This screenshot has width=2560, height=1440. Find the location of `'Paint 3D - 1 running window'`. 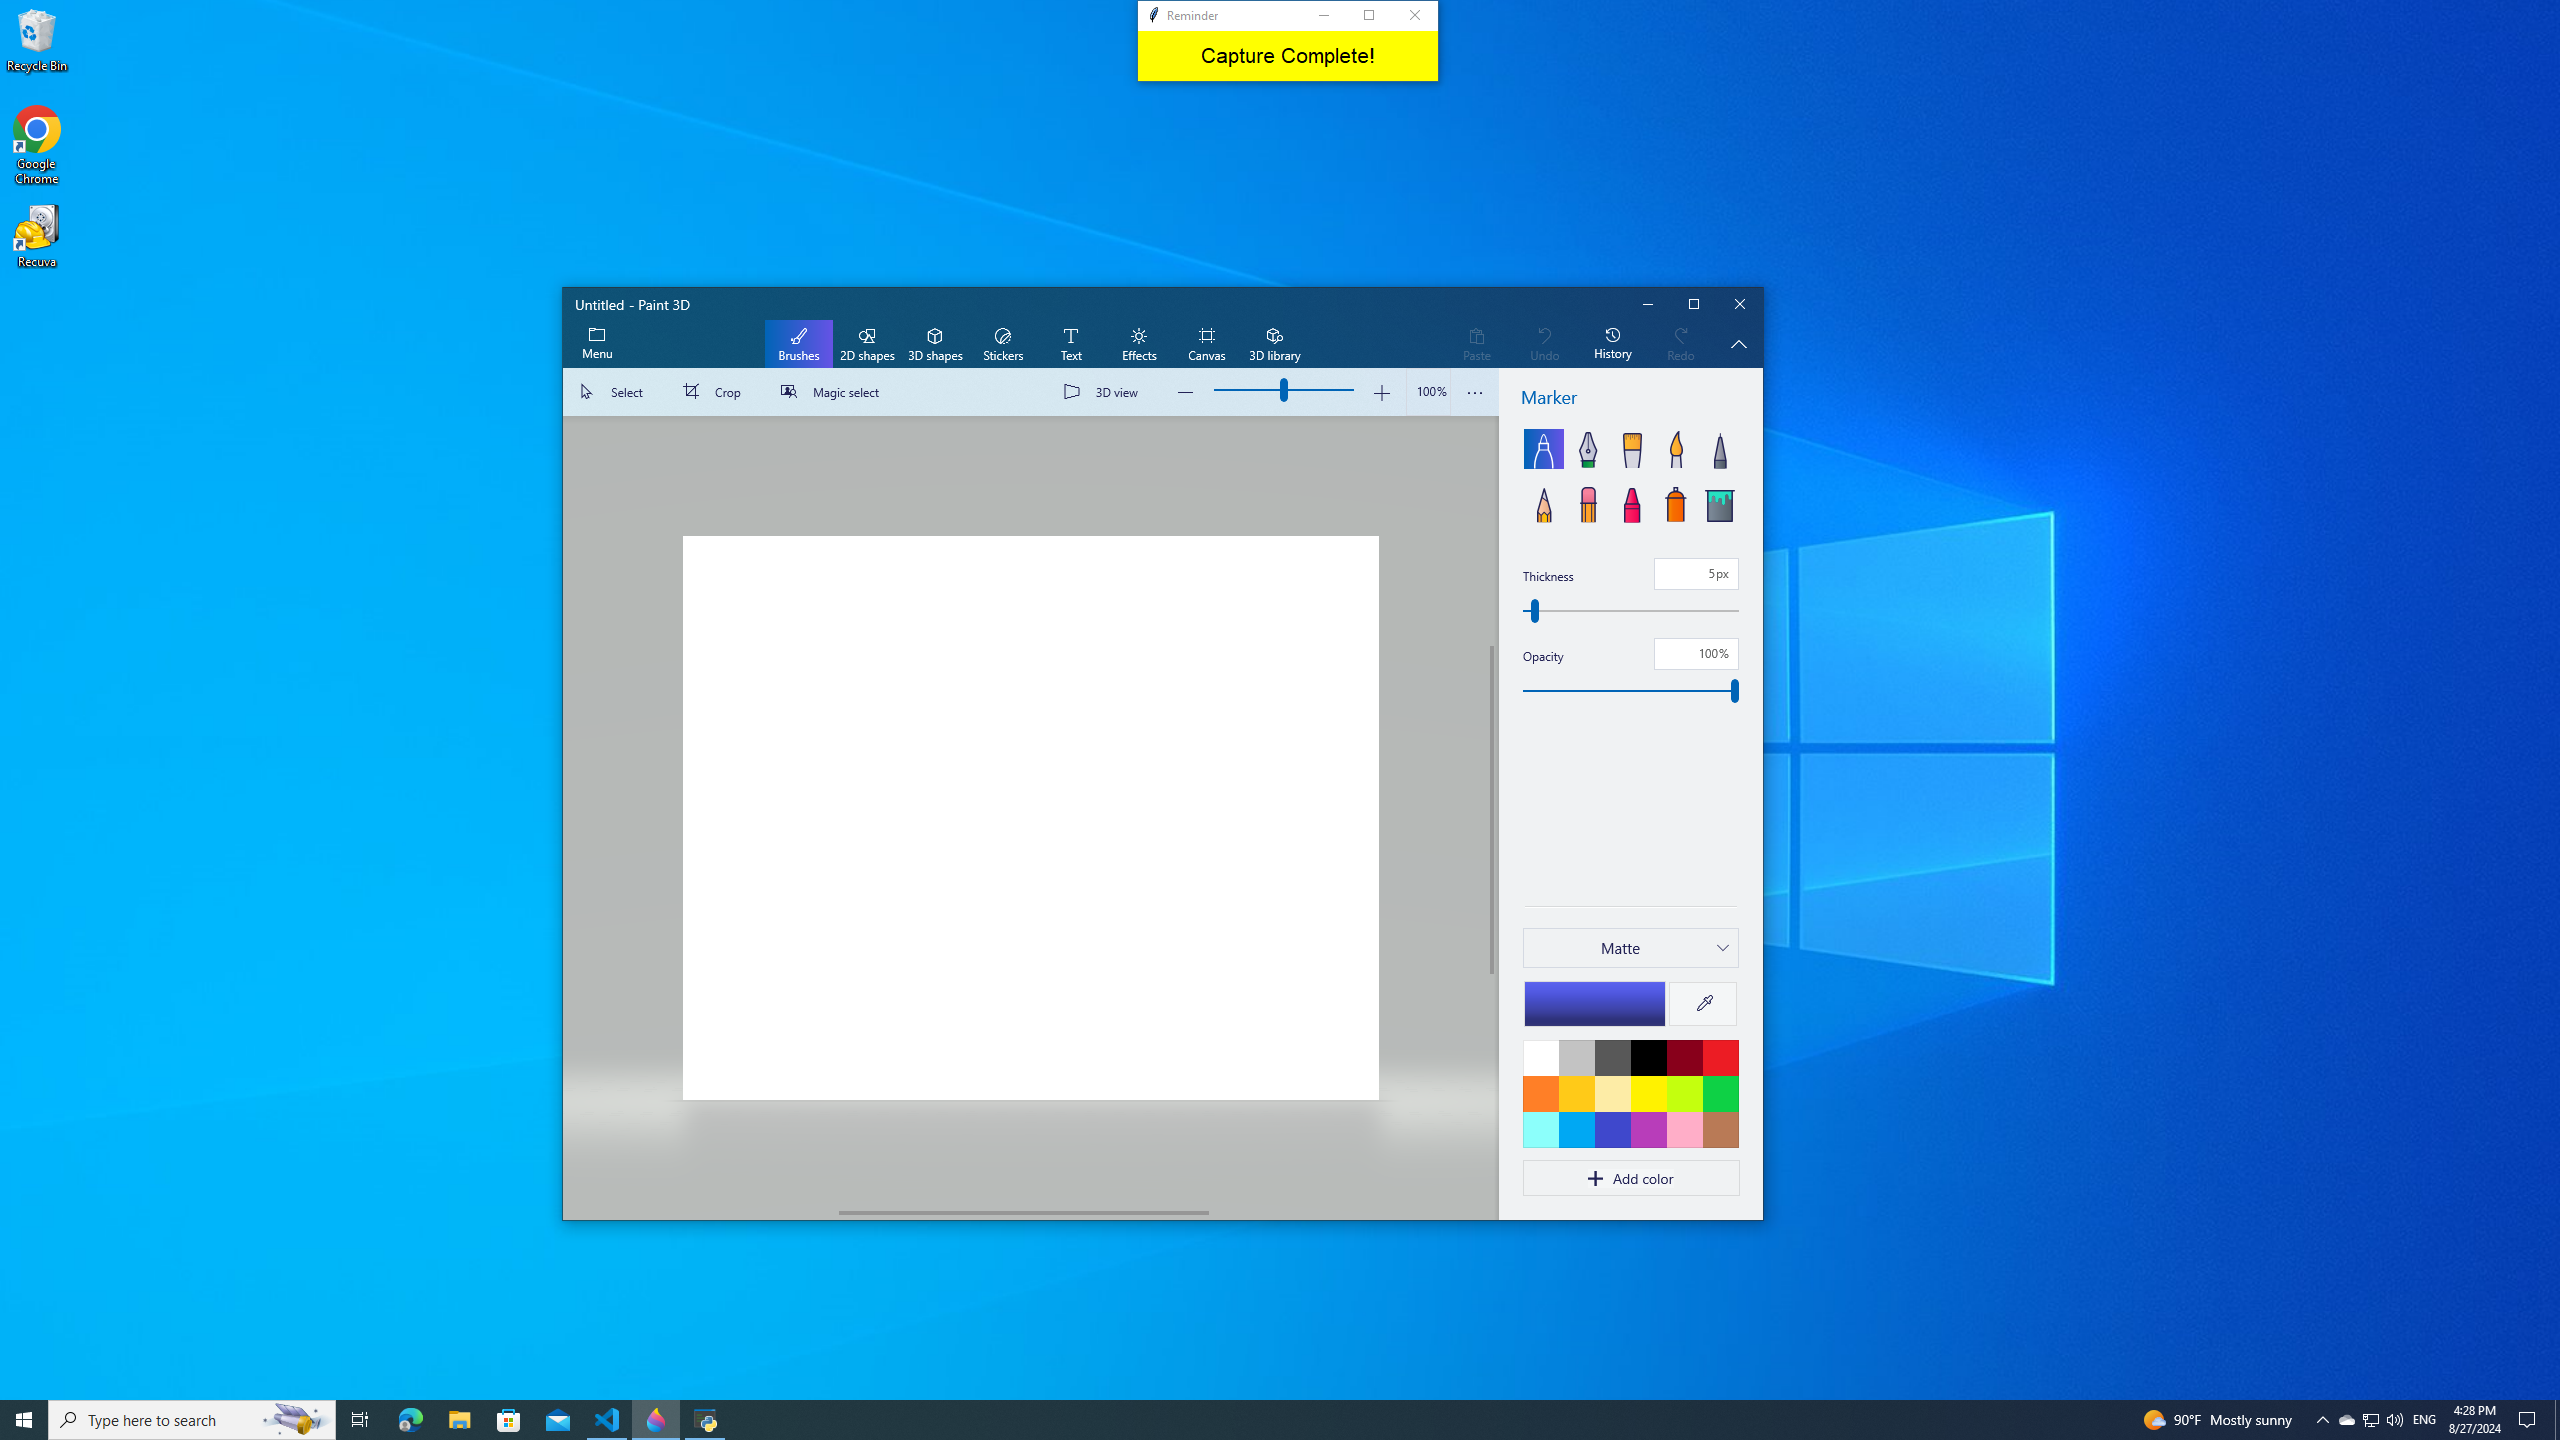

'Paint 3D - 1 running window' is located at coordinates (656, 1418).